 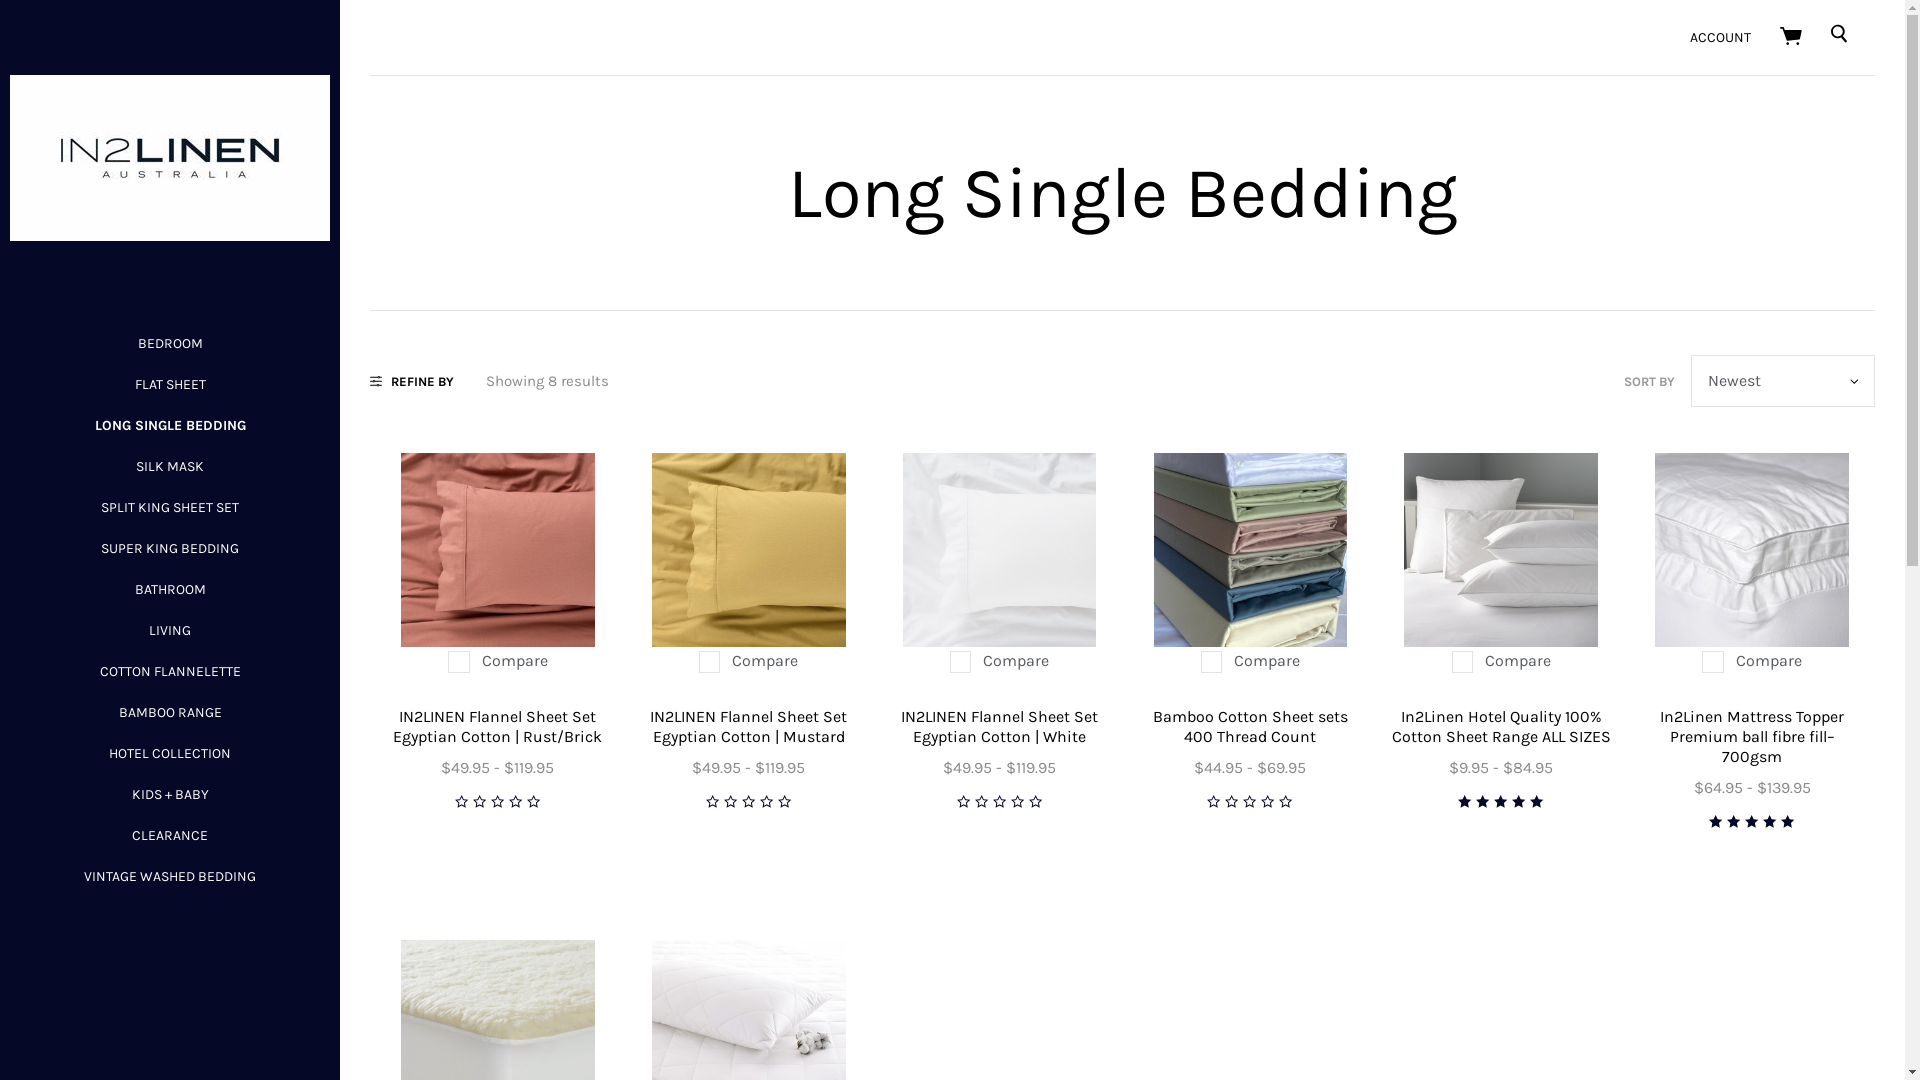 What do you see at coordinates (169, 548) in the screenshot?
I see `'SUPER KING BEDDING'` at bounding box center [169, 548].